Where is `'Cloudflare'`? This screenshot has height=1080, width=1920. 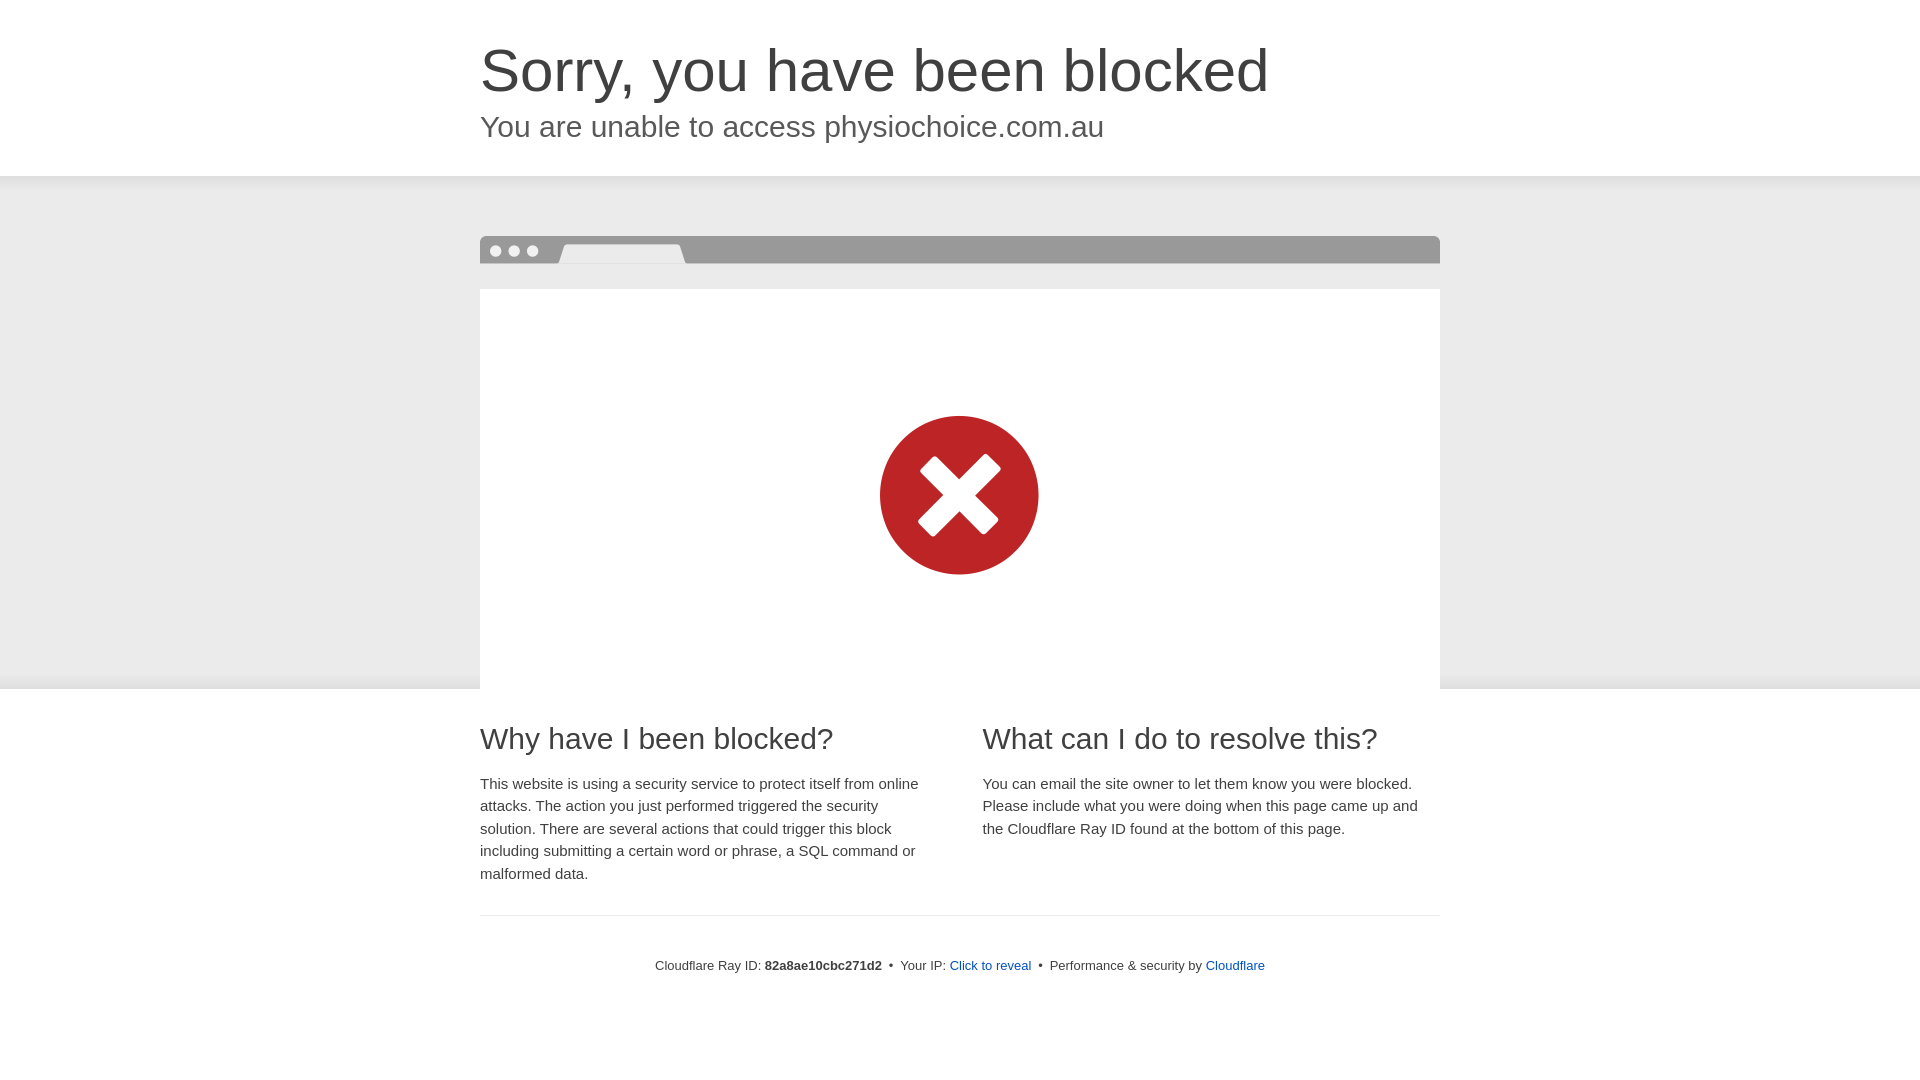 'Cloudflare' is located at coordinates (1234, 964).